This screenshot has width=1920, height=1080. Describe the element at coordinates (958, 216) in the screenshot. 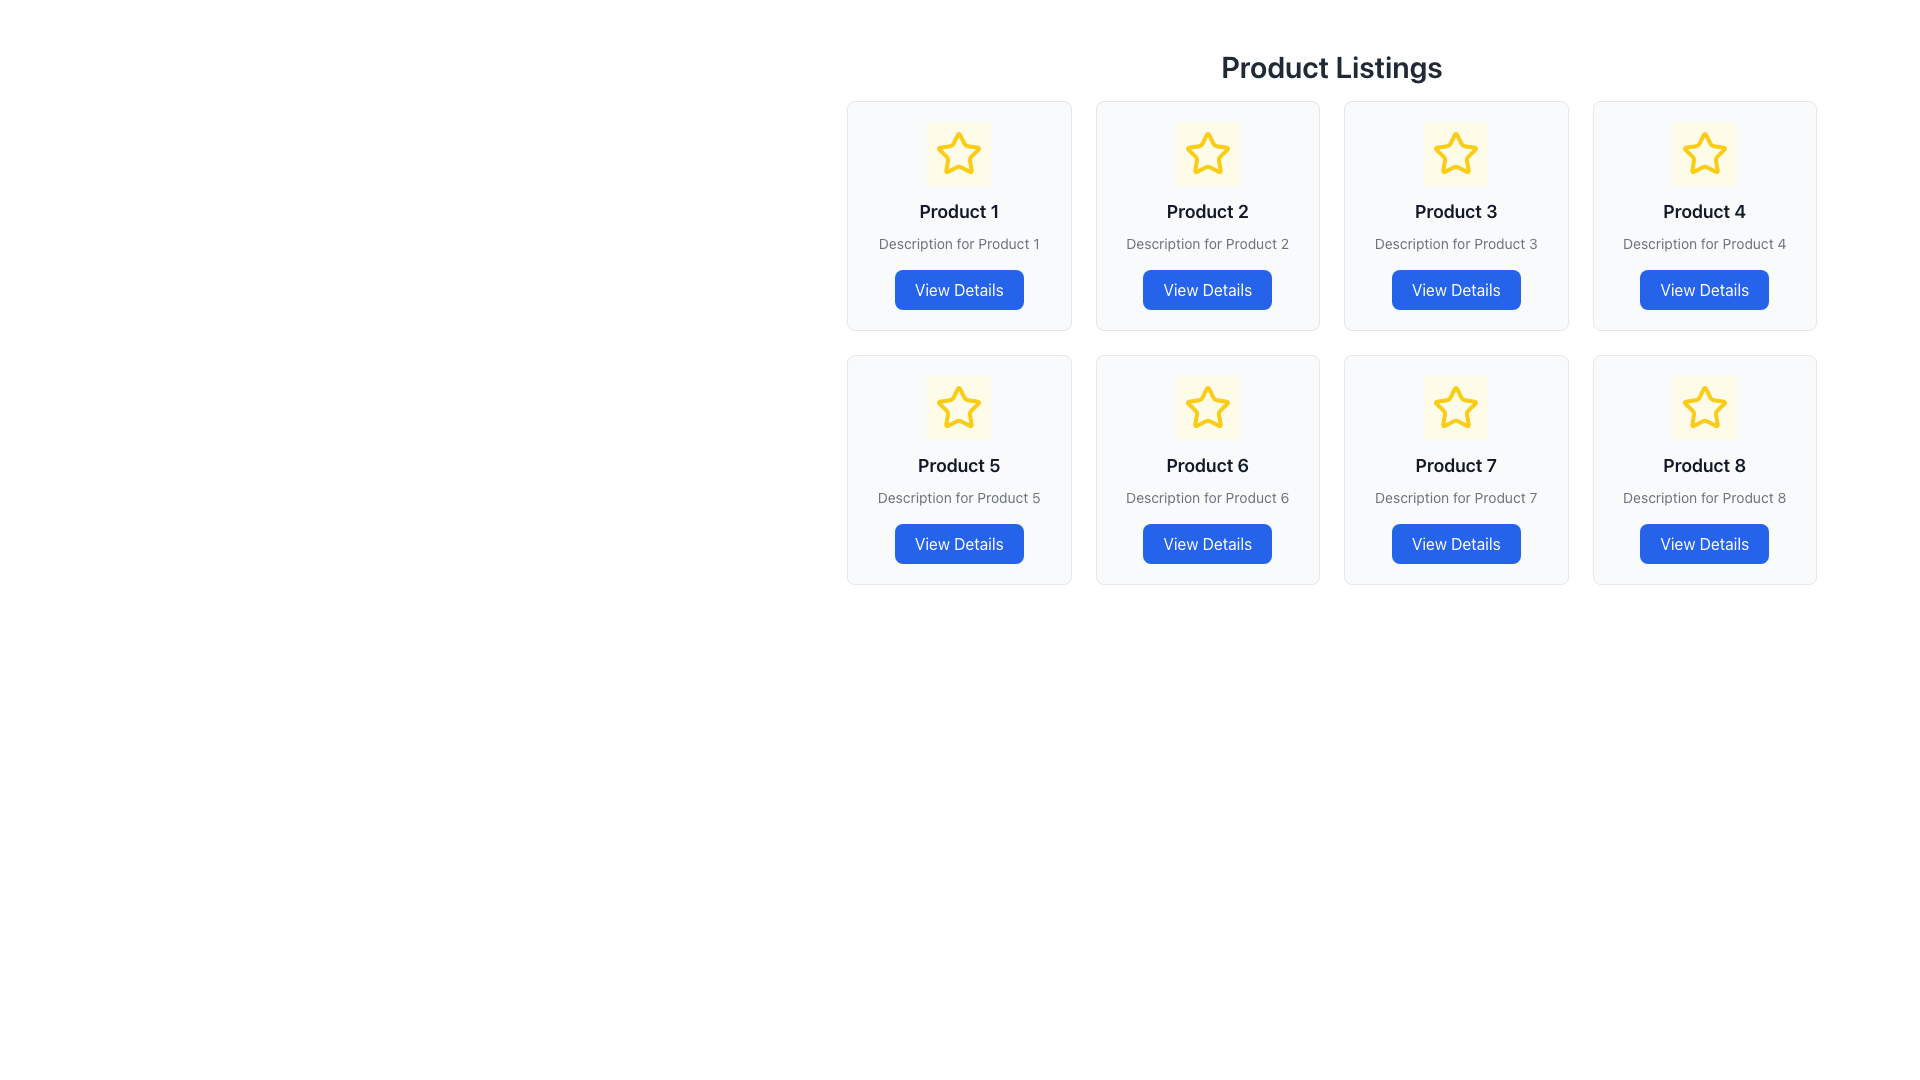

I see `the product card component featuring a yellow star icon, the title 'Product 1', and a blue 'View Details' button at the bottom` at that location.